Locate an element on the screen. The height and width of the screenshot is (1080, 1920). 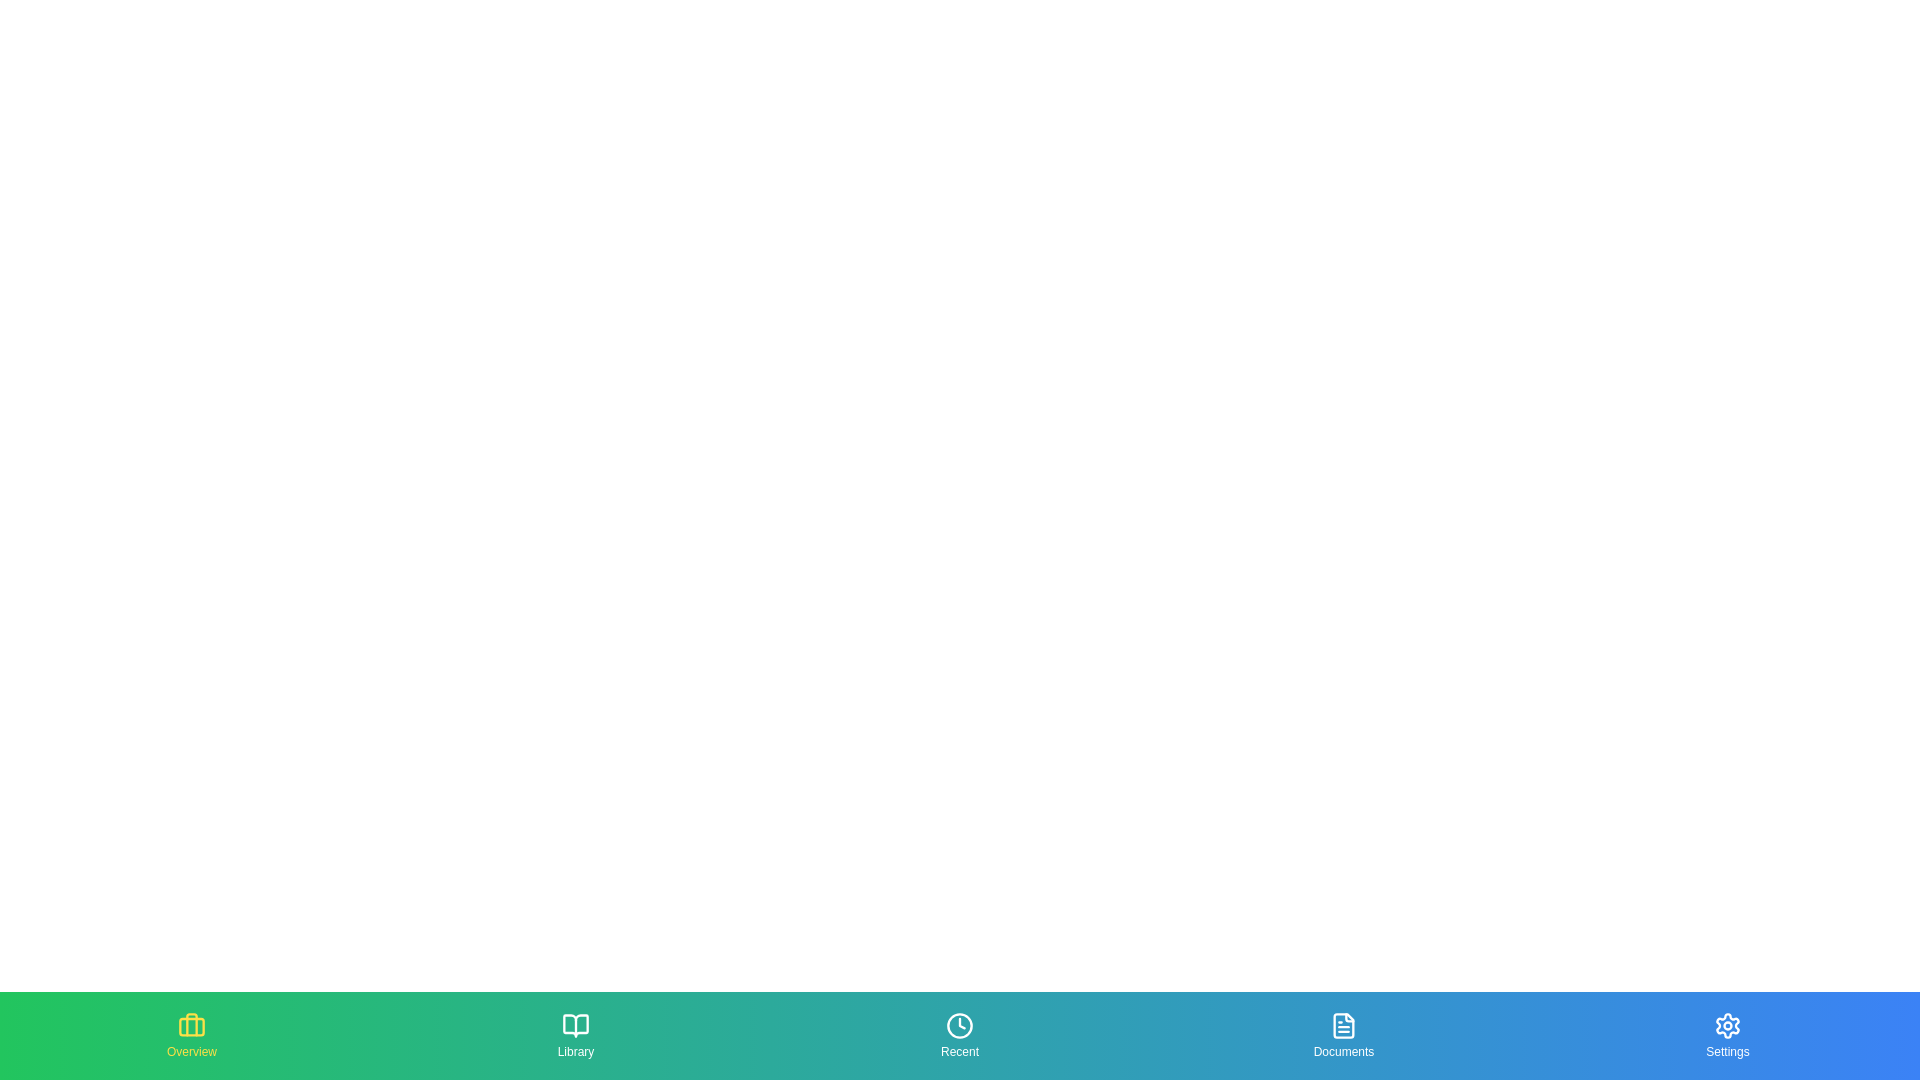
the button corresponding to the Library section is located at coordinates (575, 1035).